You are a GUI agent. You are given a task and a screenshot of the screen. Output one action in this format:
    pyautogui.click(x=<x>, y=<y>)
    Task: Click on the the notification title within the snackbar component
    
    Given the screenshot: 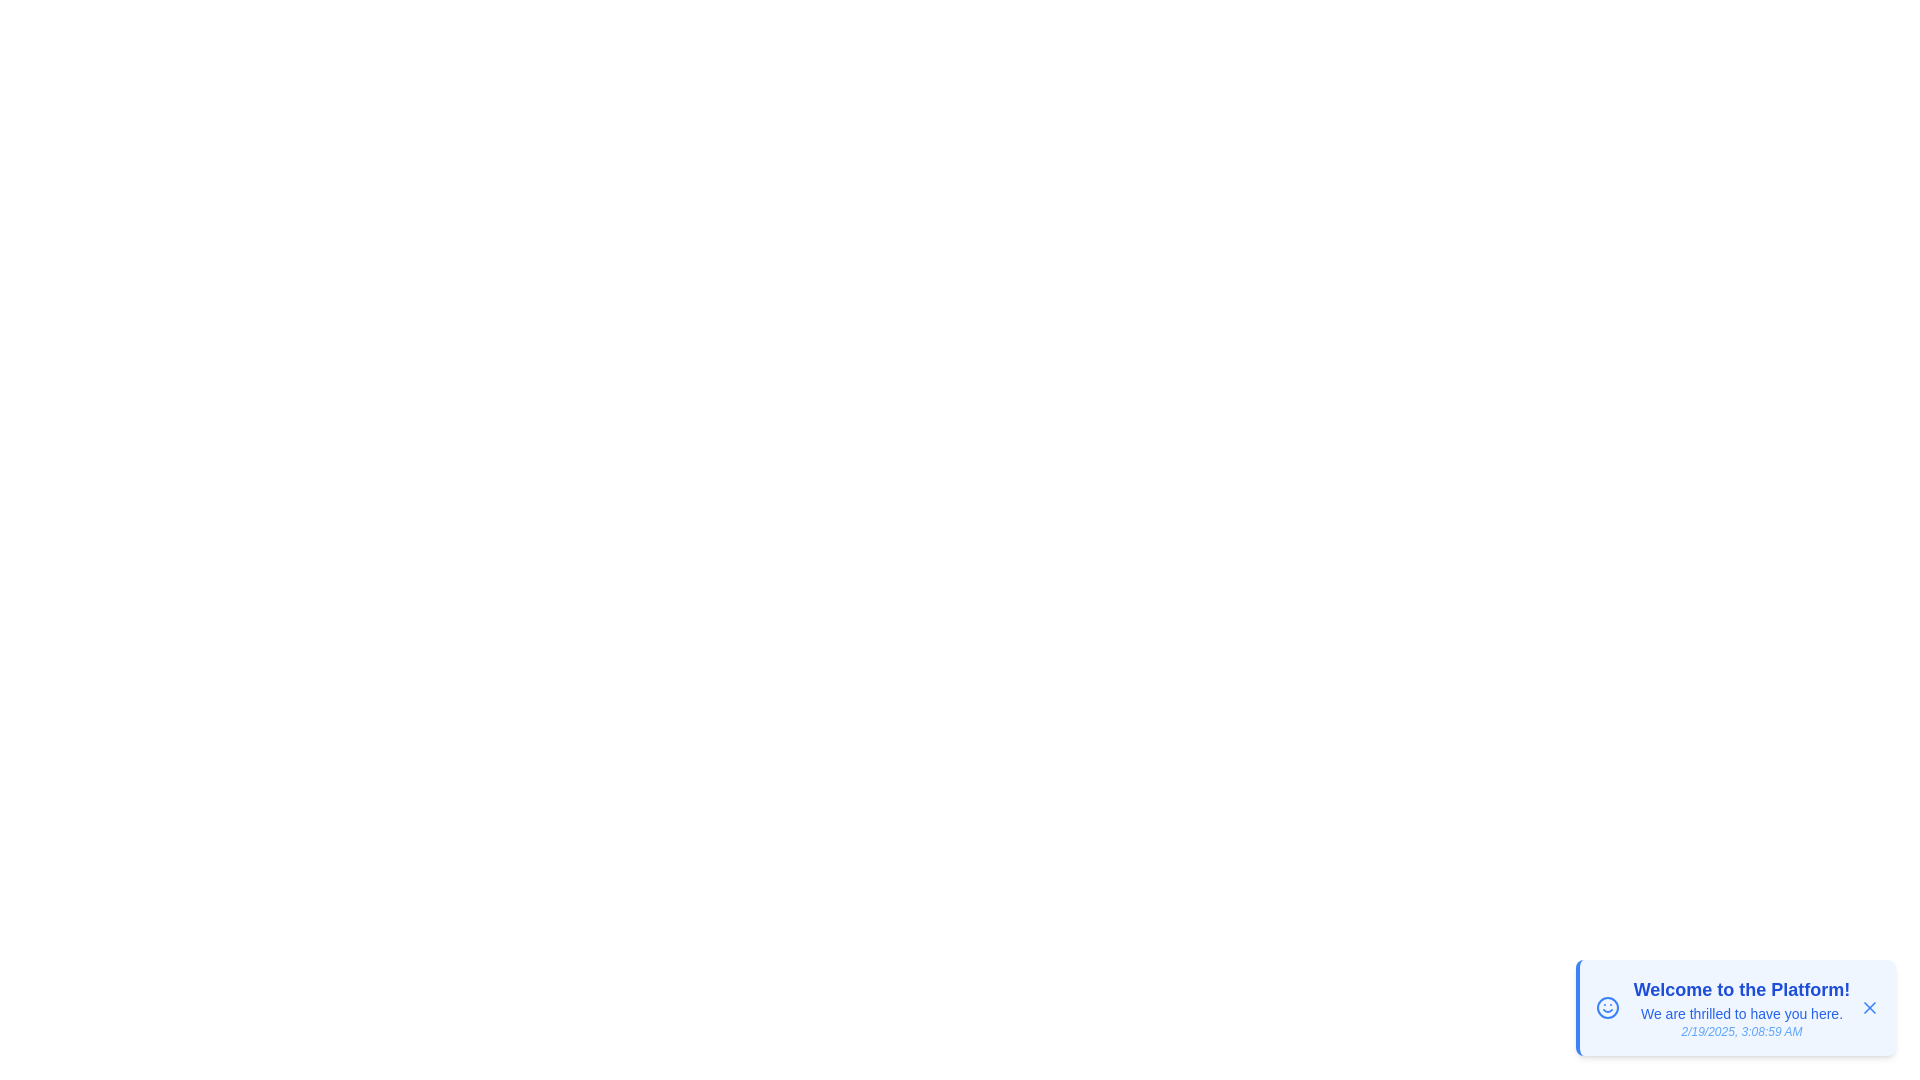 What is the action you would take?
    pyautogui.click(x=1741, y=990)
    